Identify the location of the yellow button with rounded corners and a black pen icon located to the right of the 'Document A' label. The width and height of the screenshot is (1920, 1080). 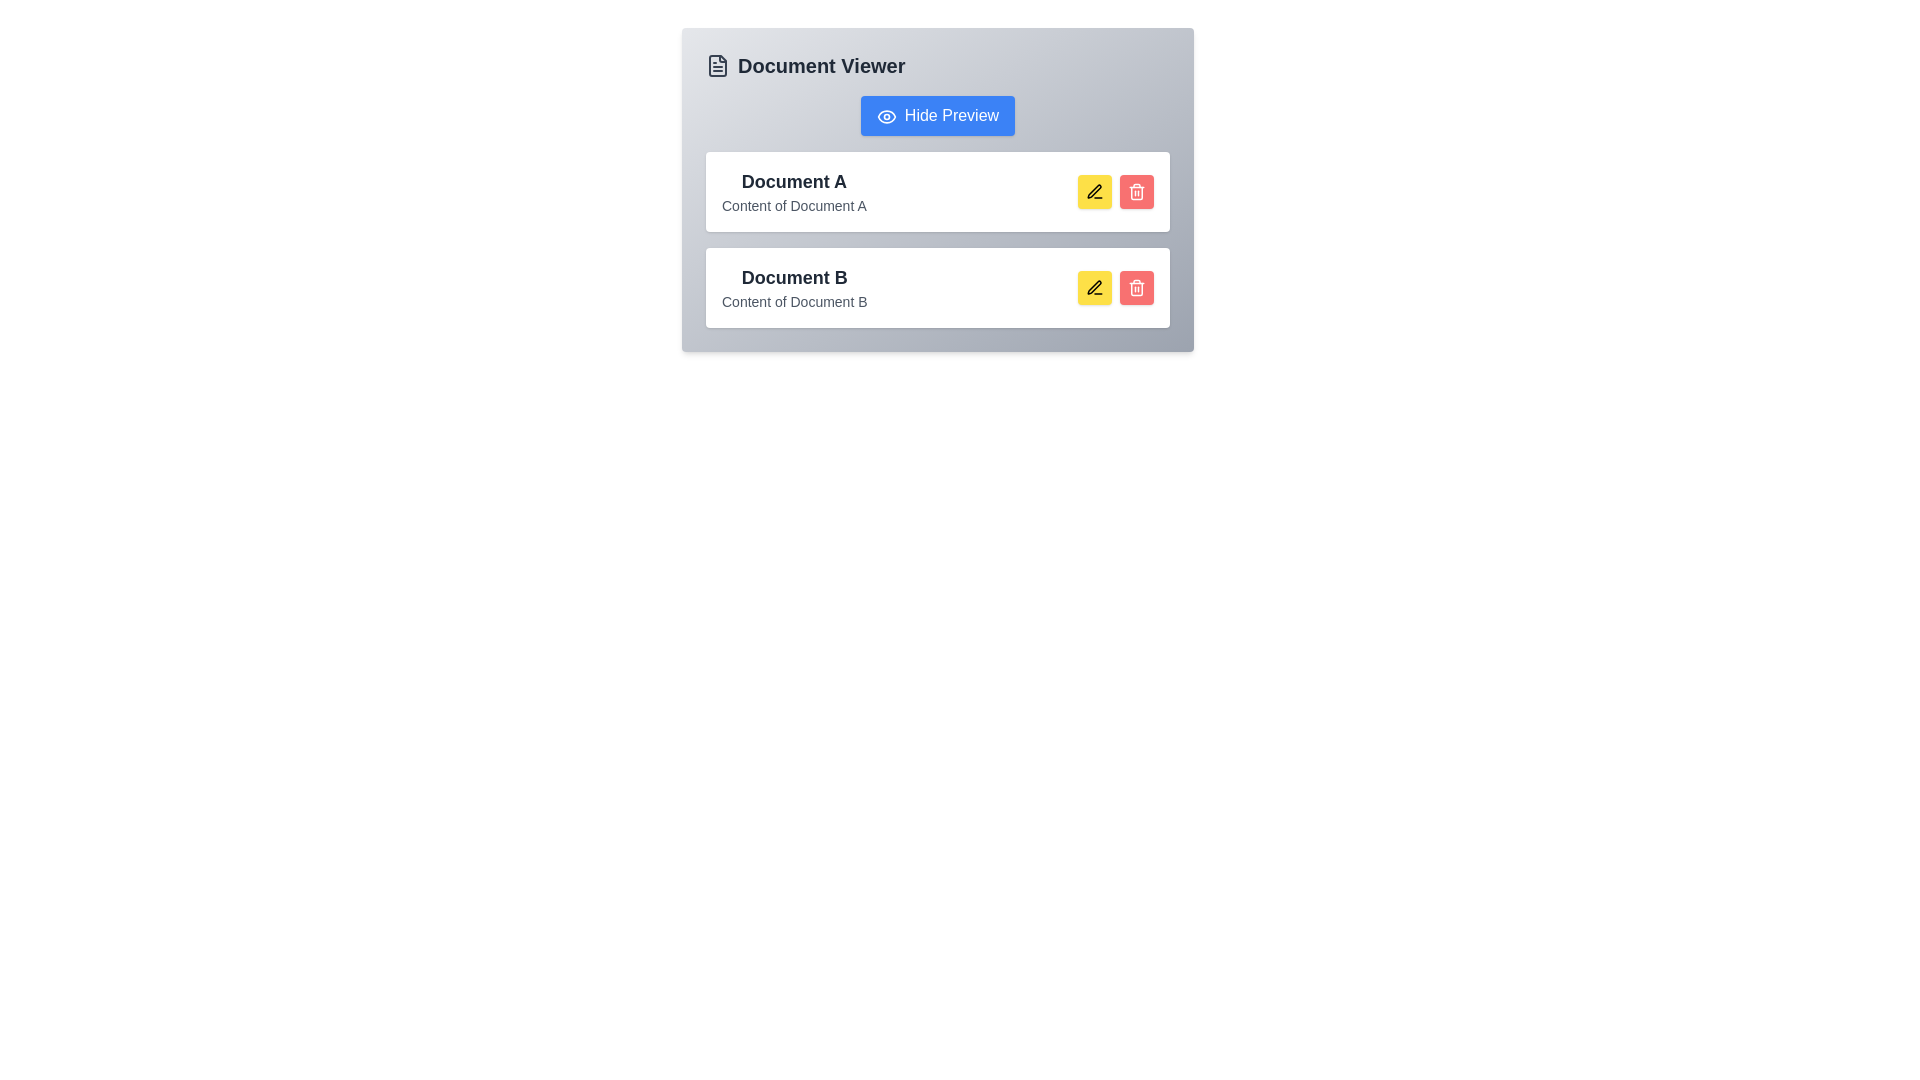
(1093, 192).